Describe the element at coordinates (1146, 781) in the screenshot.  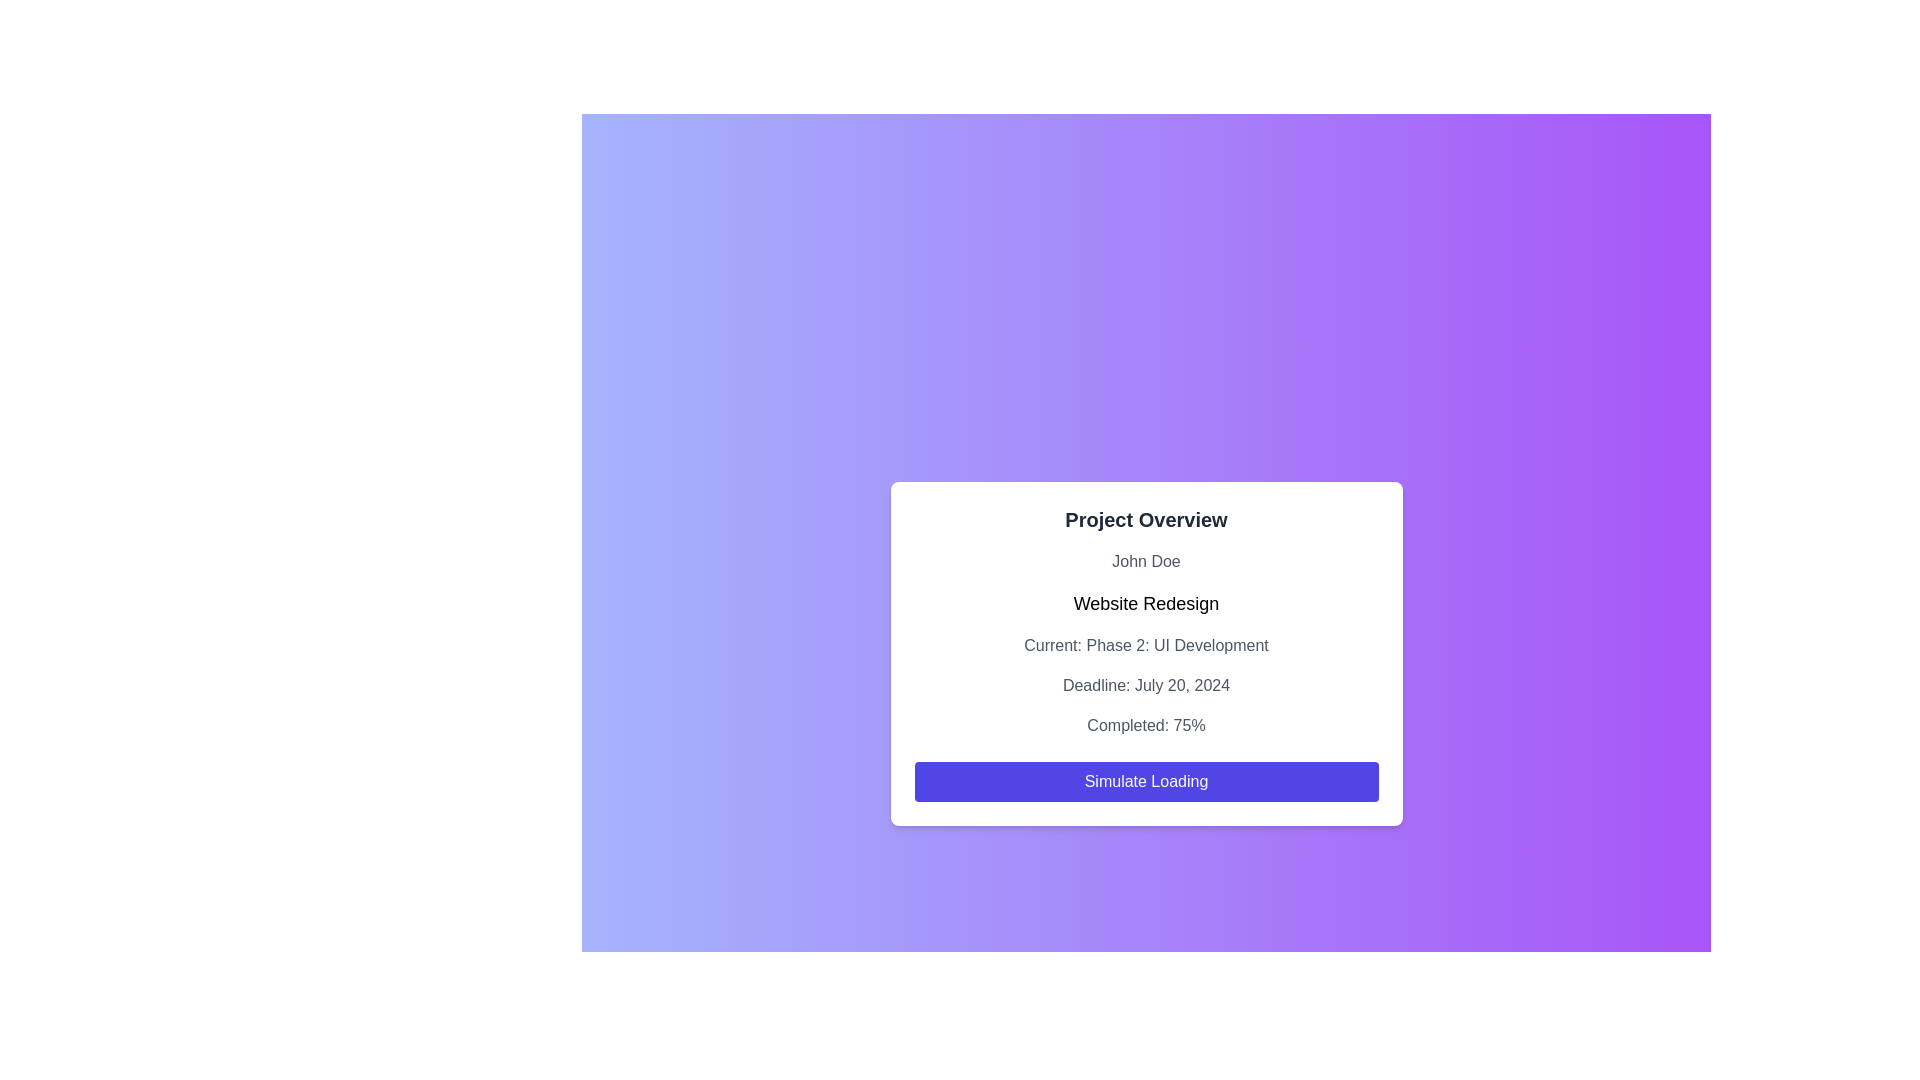
I see `the loading button located at the bottom of the project overview card to observe the background color change` at that location.